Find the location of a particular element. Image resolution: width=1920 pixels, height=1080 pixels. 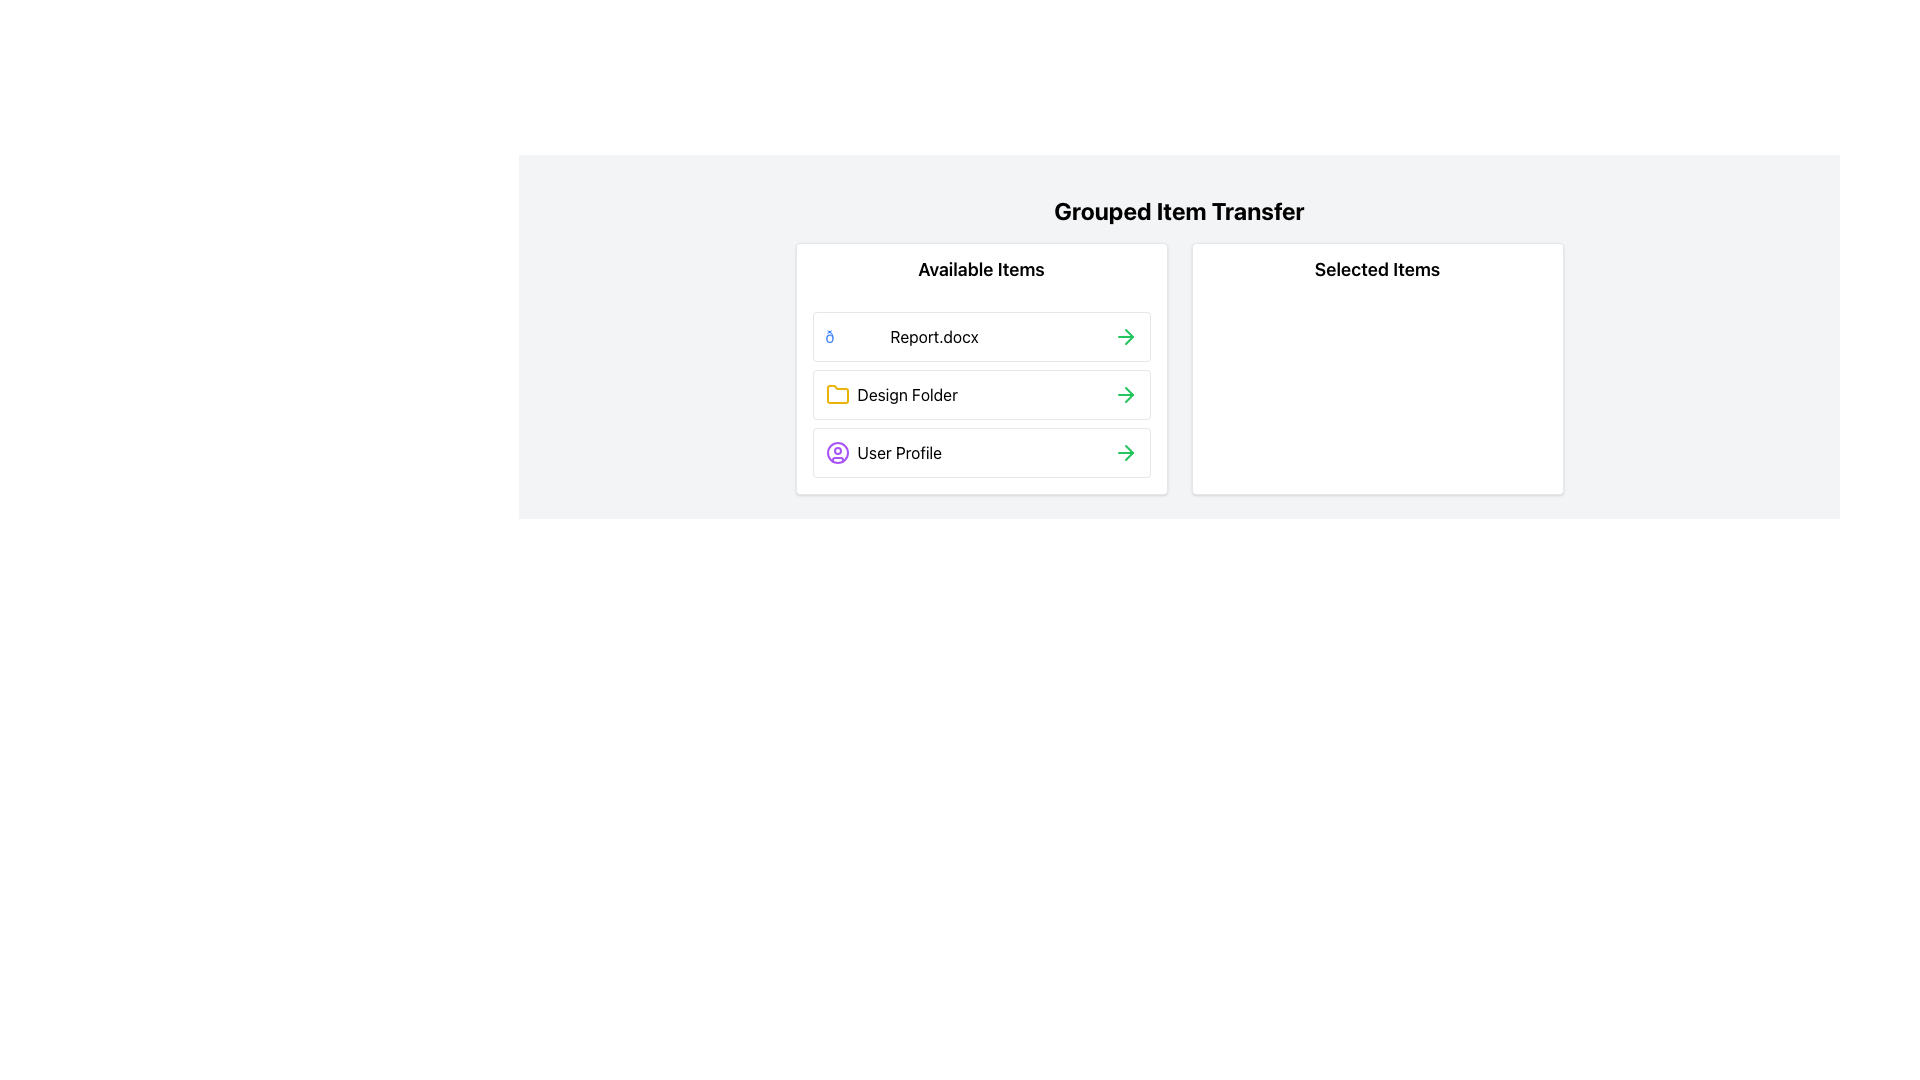

the purple stroke circle representing a user profile in the third item of the left column under 'Available Items' is located at coordinates (837, 452).